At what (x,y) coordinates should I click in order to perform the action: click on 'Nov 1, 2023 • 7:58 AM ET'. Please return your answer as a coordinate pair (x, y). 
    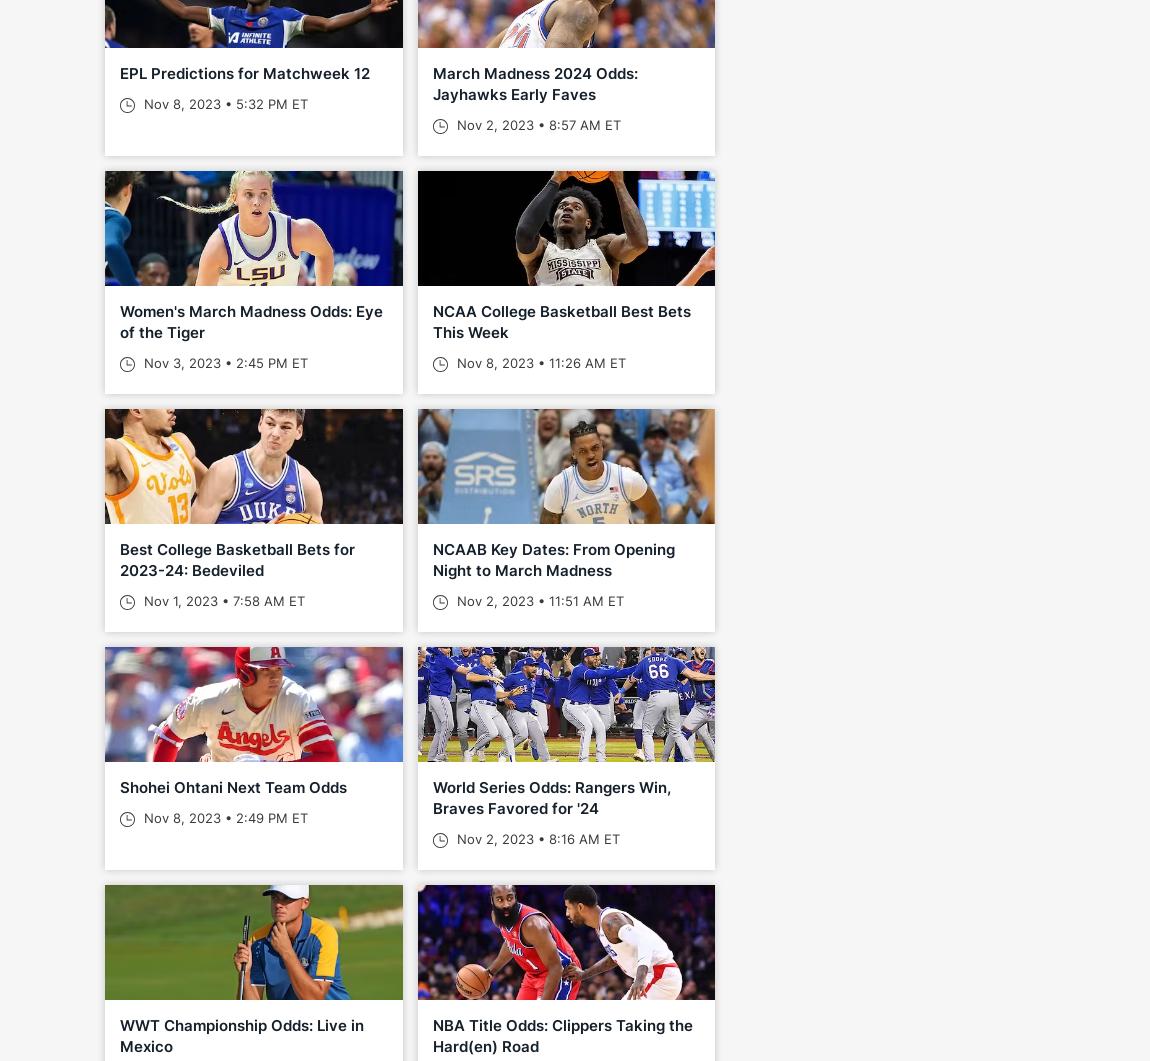
    Looking at the image, I should click on (221, 599).